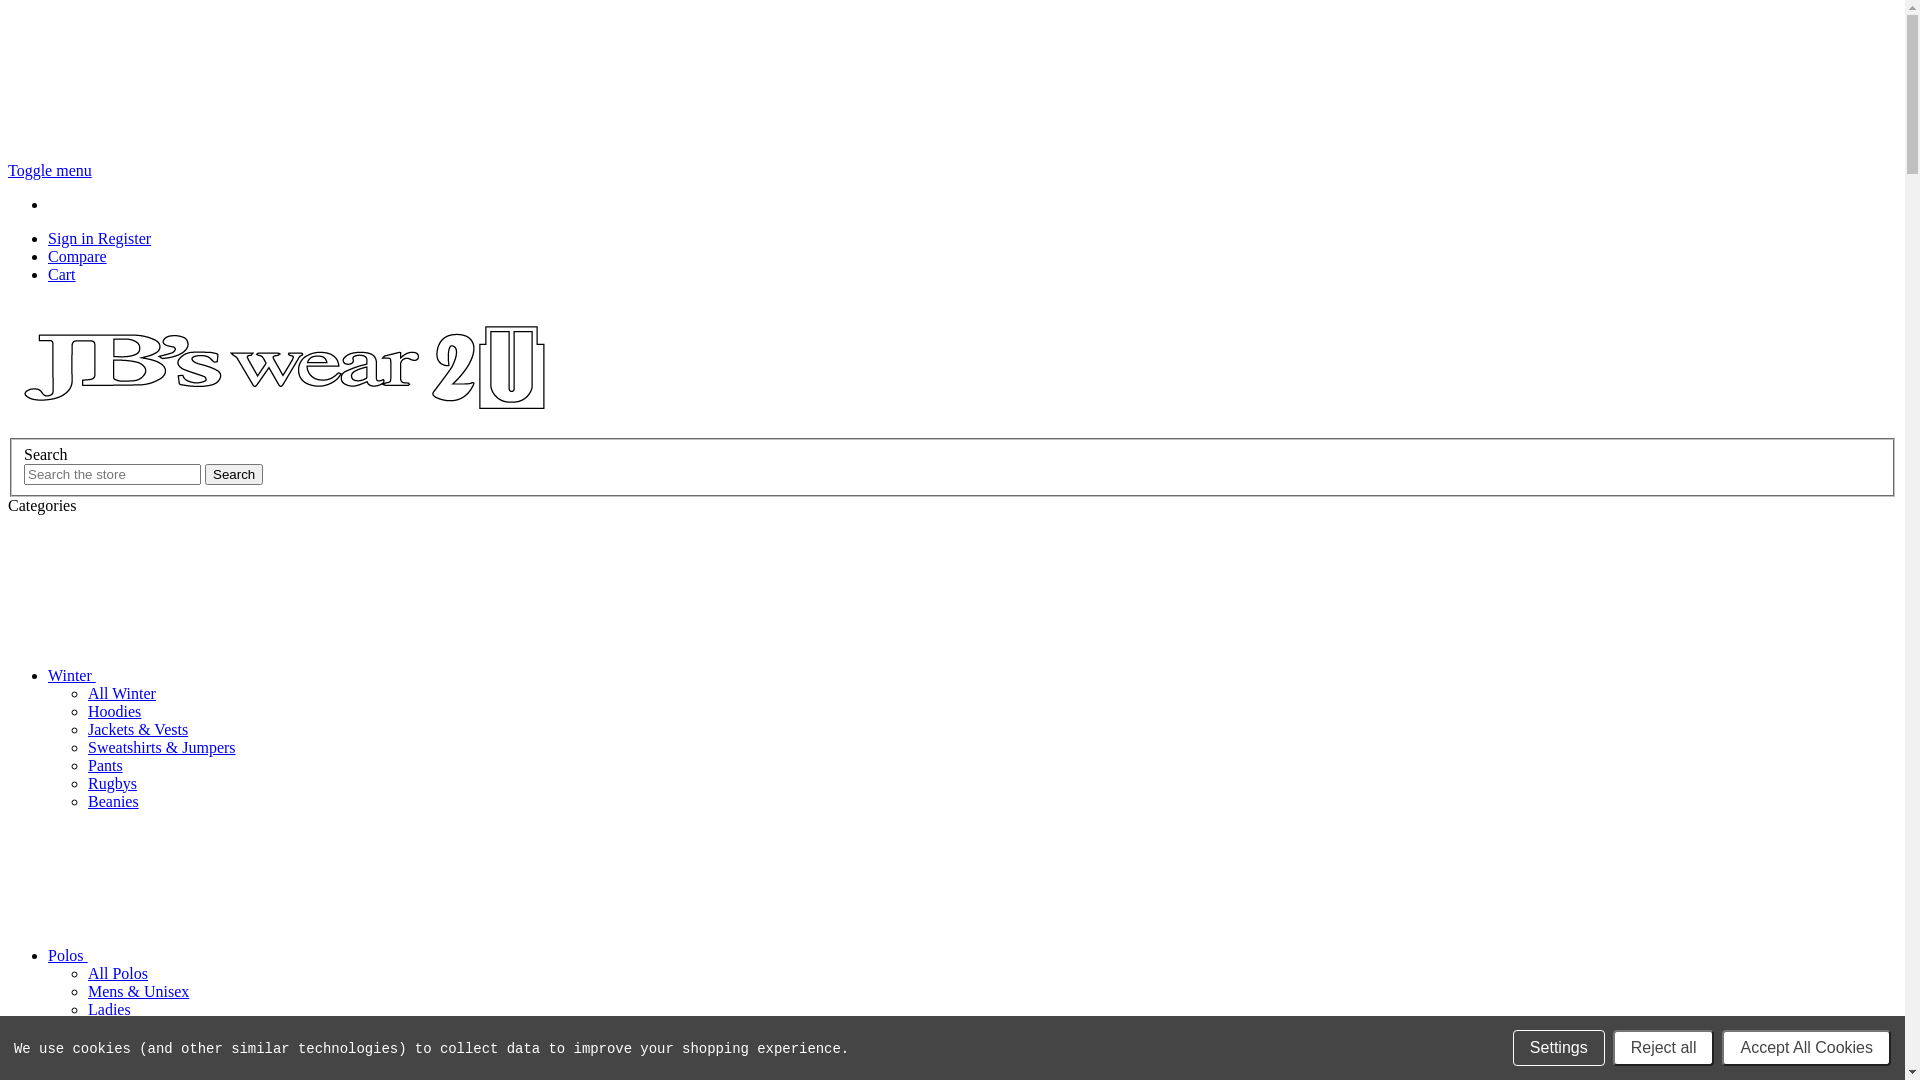  What do you see at coordinates (162, 747) in the screenshot?
I see `'Sweatshirts & Jumpers'` at bounding box center [162, 747].